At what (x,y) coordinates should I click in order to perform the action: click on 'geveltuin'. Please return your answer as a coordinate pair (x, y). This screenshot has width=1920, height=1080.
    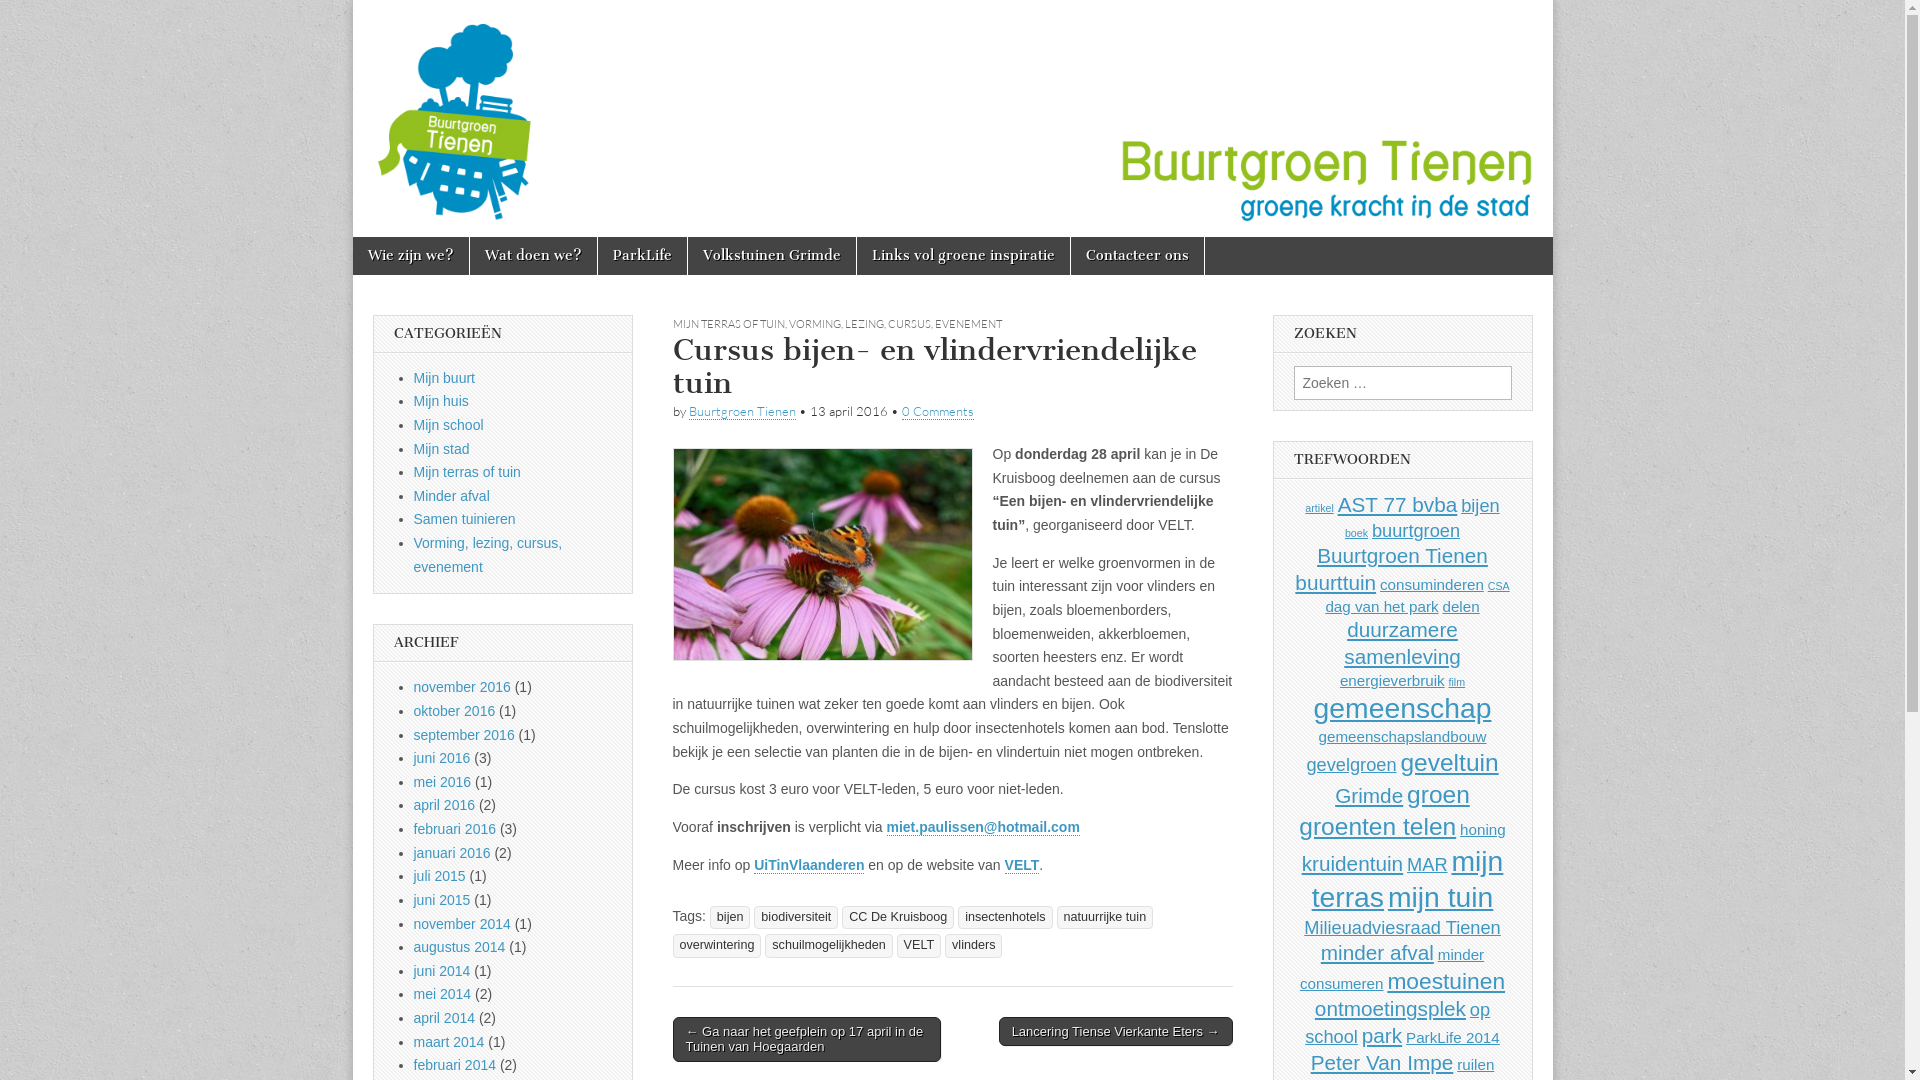
    Looking at the image, I should click on (1399, 762).